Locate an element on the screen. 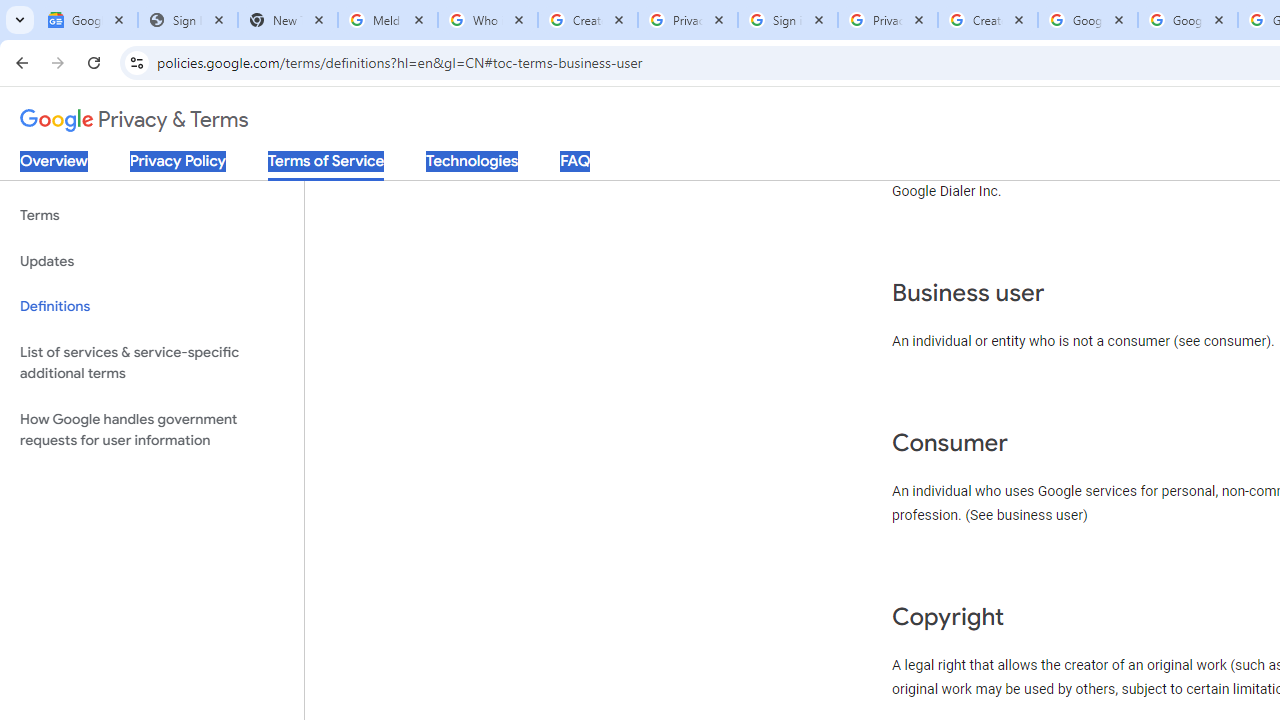  'Create your Google Account' is located at coordinates (988, 20).